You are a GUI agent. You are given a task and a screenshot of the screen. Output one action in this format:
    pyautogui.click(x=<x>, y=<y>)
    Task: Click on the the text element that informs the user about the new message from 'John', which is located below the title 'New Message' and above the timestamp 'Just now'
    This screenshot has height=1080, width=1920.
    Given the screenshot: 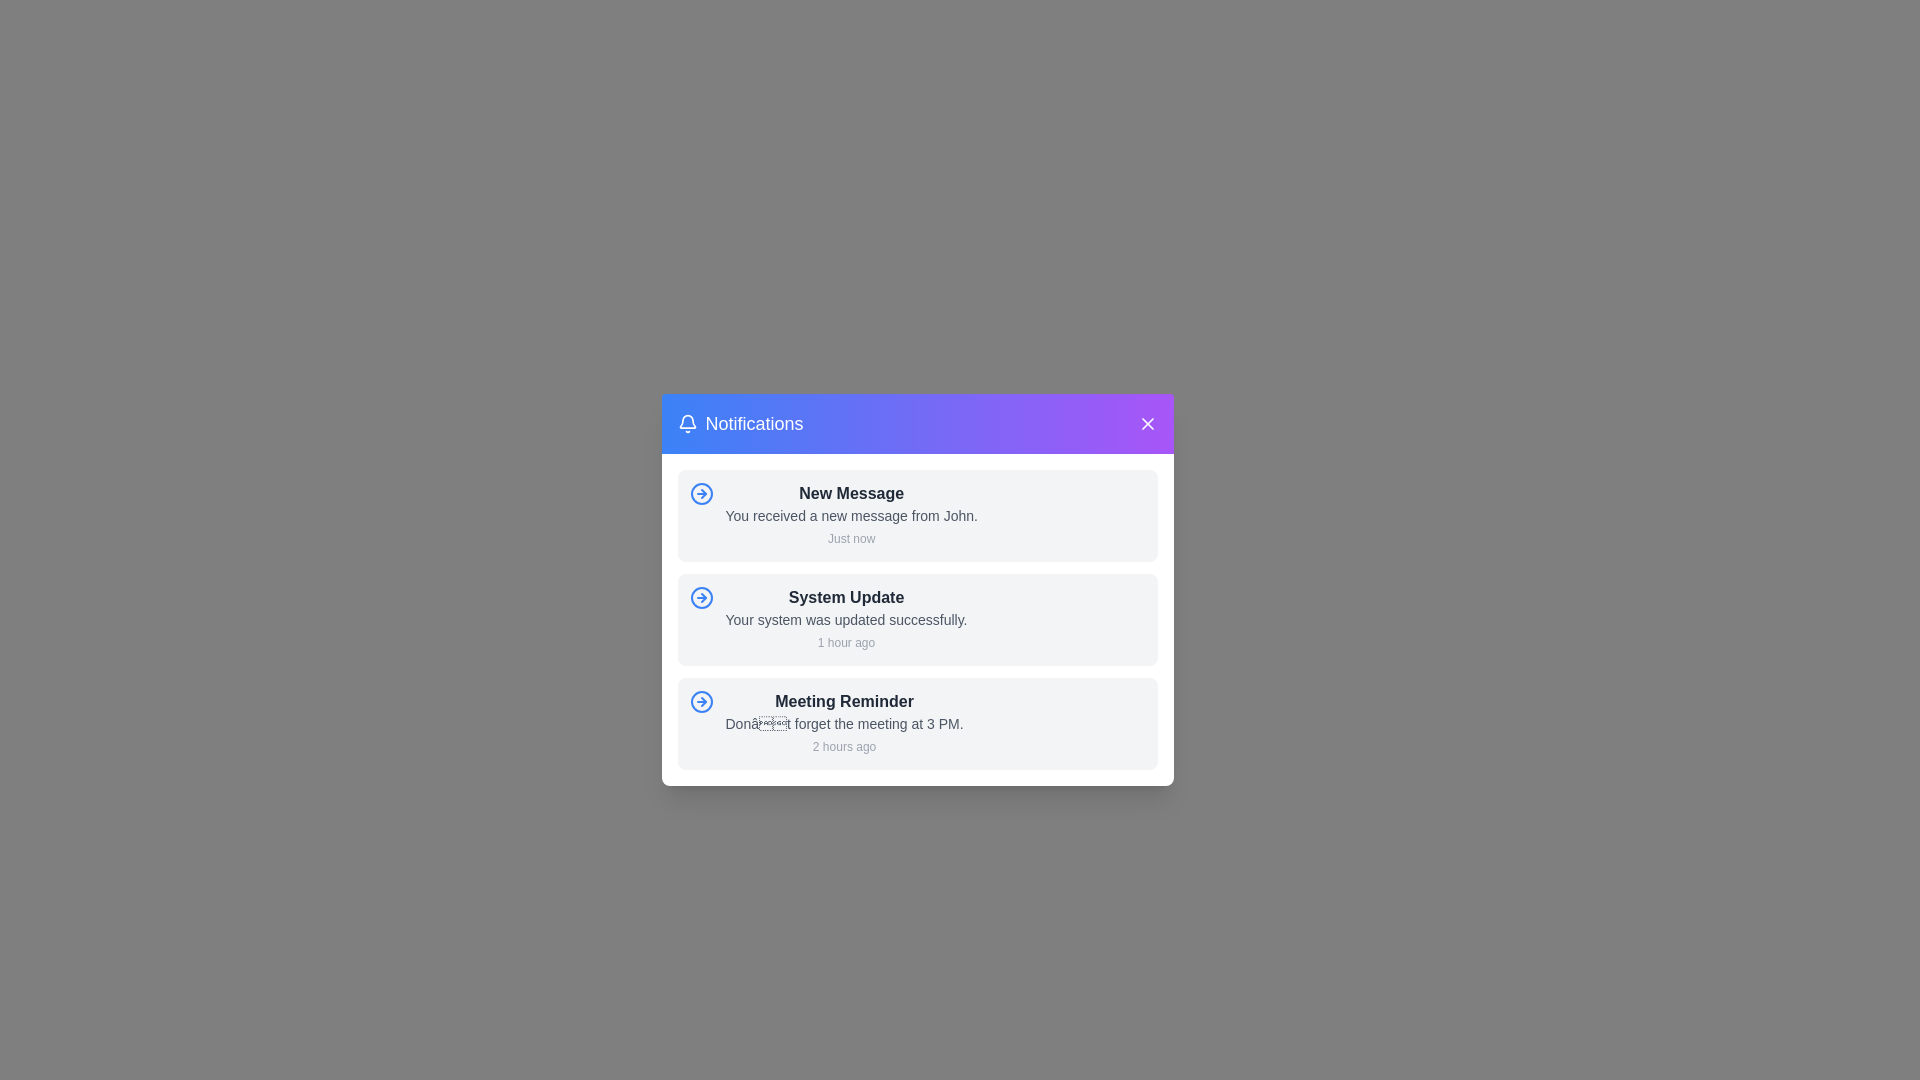 What is the action you would take?
    pyautogui.click(x=851, y=515)
    